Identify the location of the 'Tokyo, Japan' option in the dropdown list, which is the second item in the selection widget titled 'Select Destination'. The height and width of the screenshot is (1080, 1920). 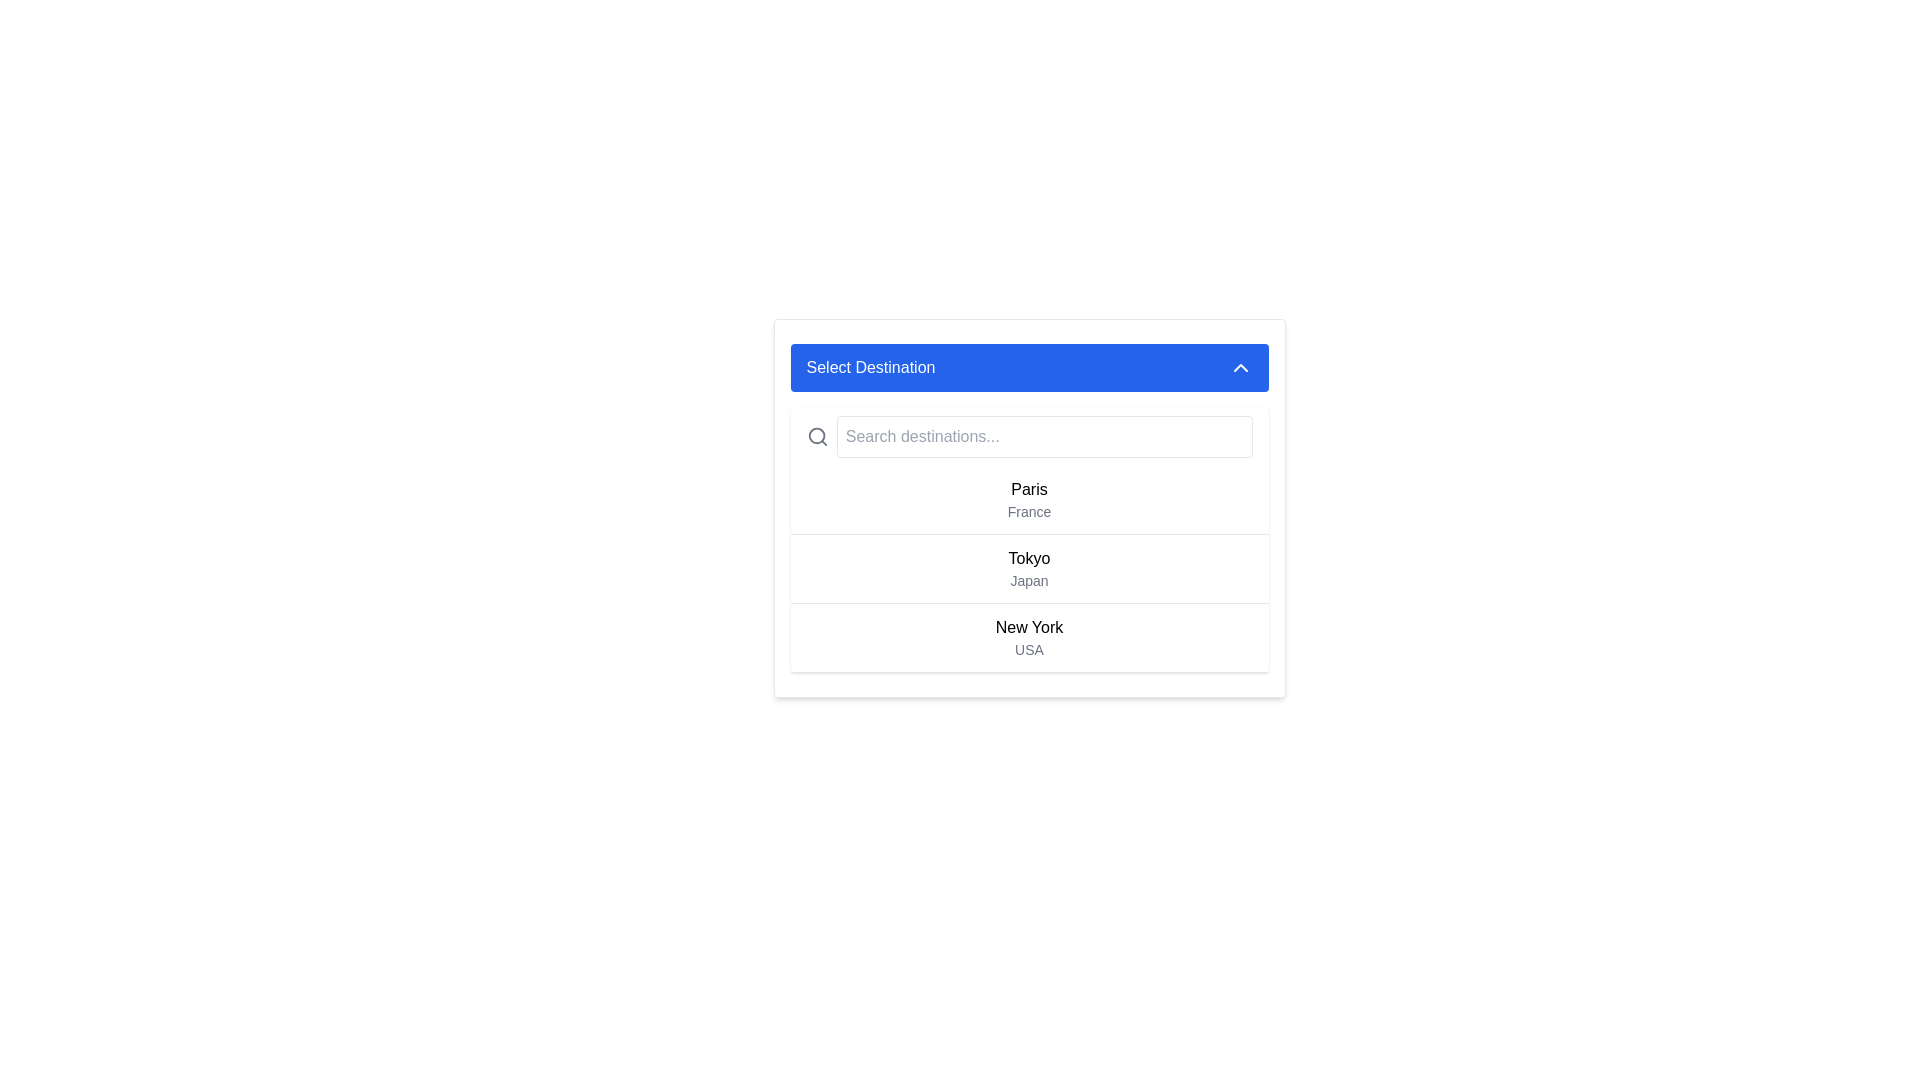
(1029, 569).